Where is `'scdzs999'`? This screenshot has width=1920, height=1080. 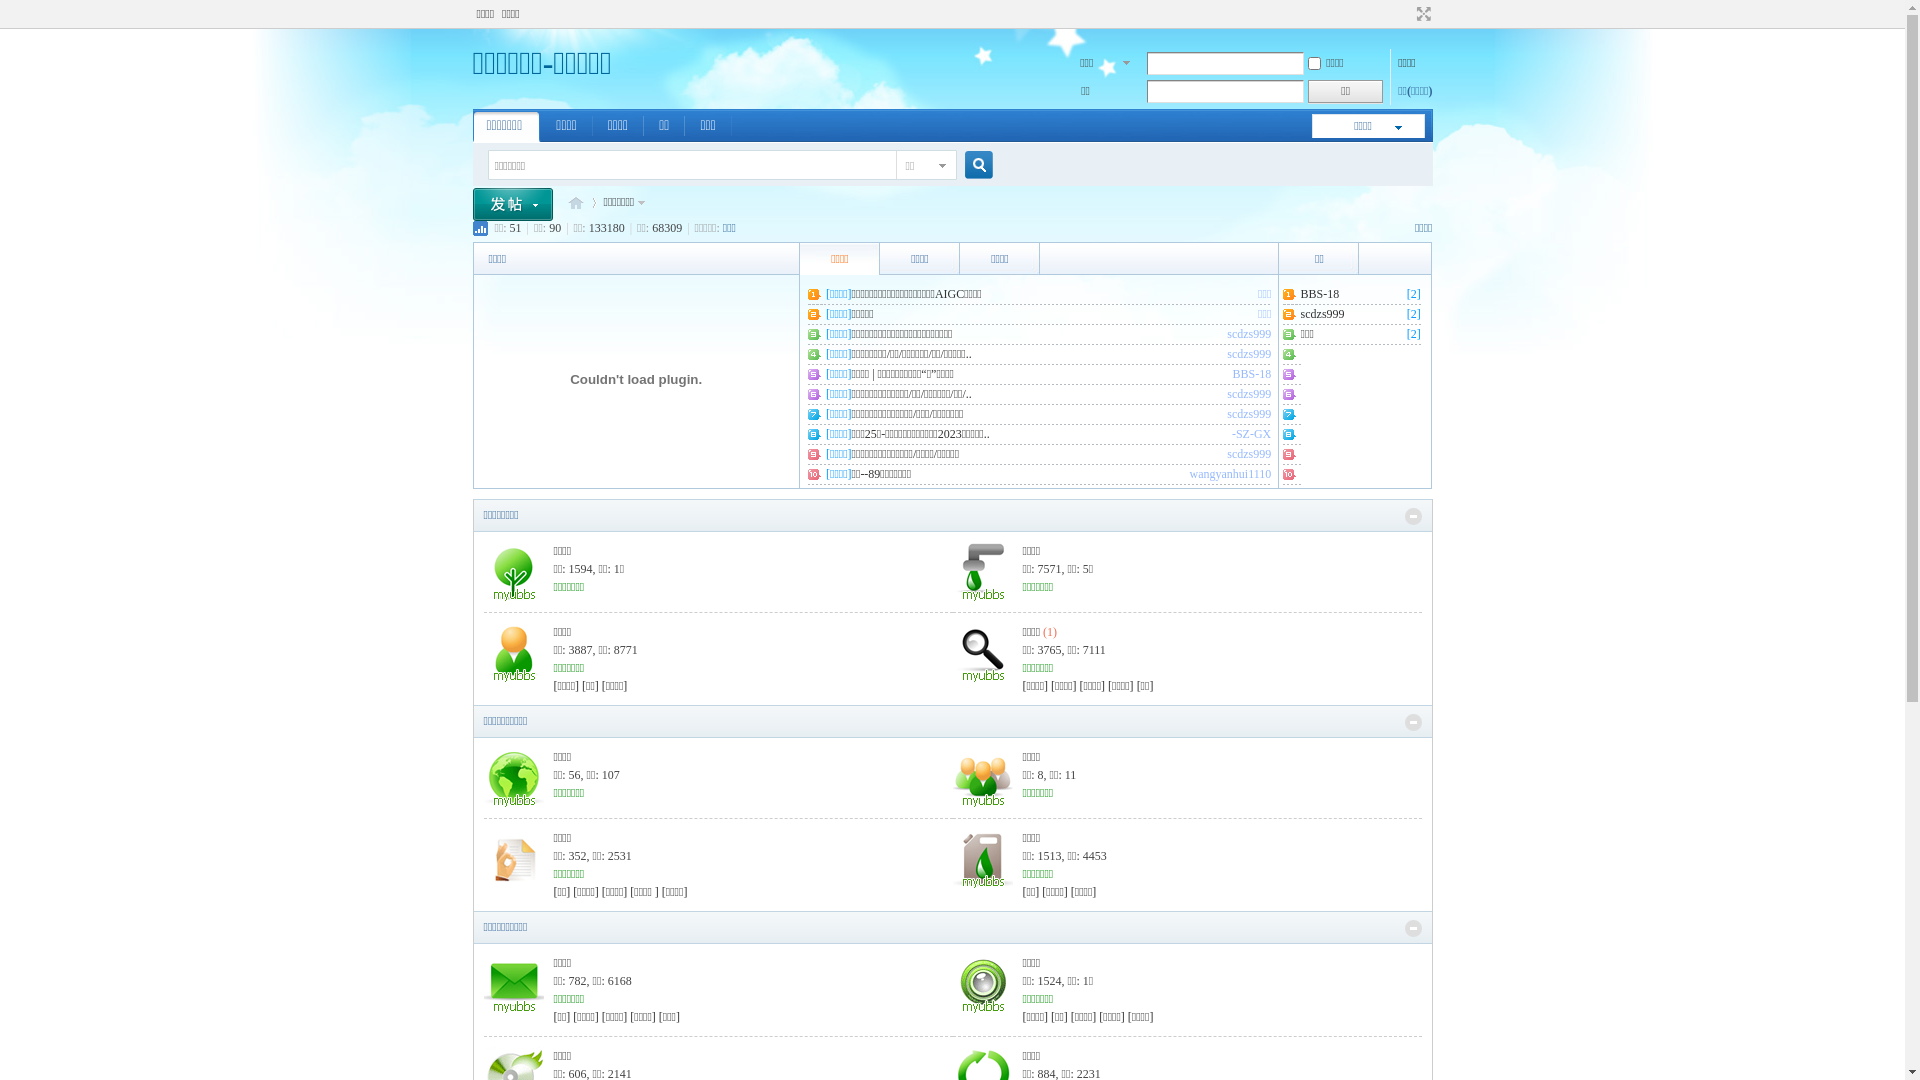 'scdzs999' is located at coordinates (1247, 412).